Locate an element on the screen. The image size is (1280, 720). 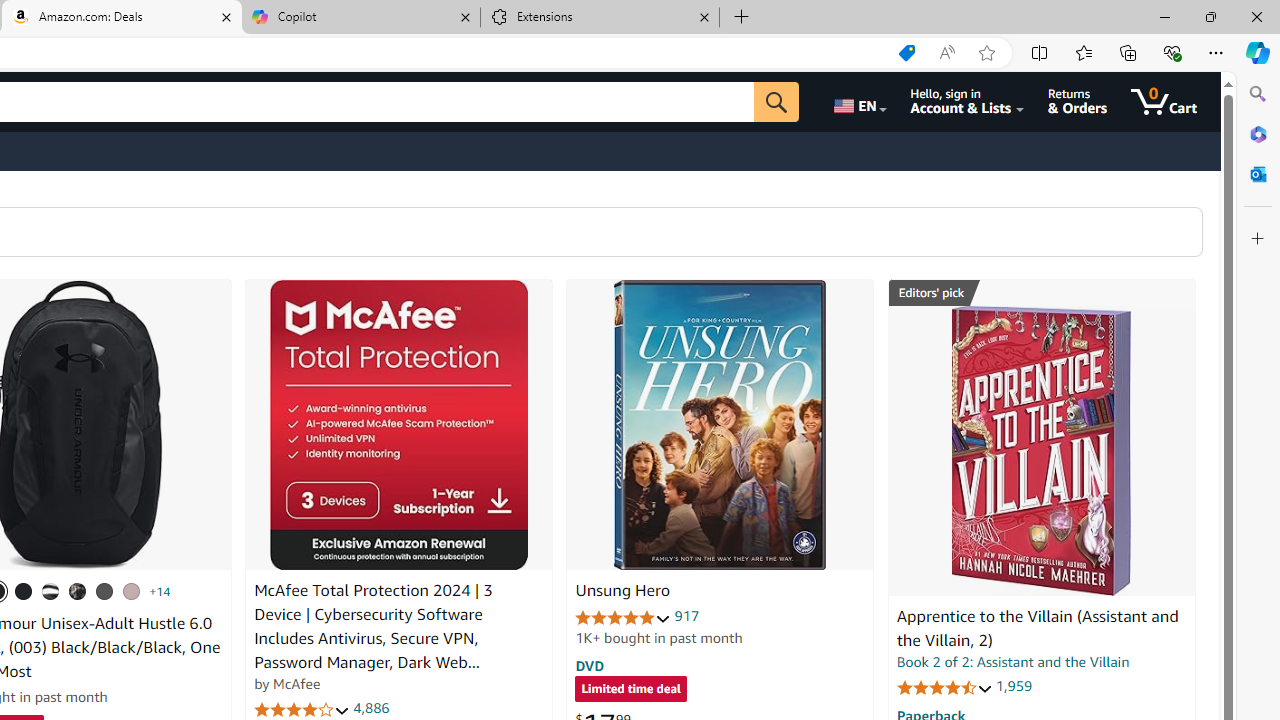
'Add this page to favorites (Ctrl+D)' is located at coordinates (986, 52).